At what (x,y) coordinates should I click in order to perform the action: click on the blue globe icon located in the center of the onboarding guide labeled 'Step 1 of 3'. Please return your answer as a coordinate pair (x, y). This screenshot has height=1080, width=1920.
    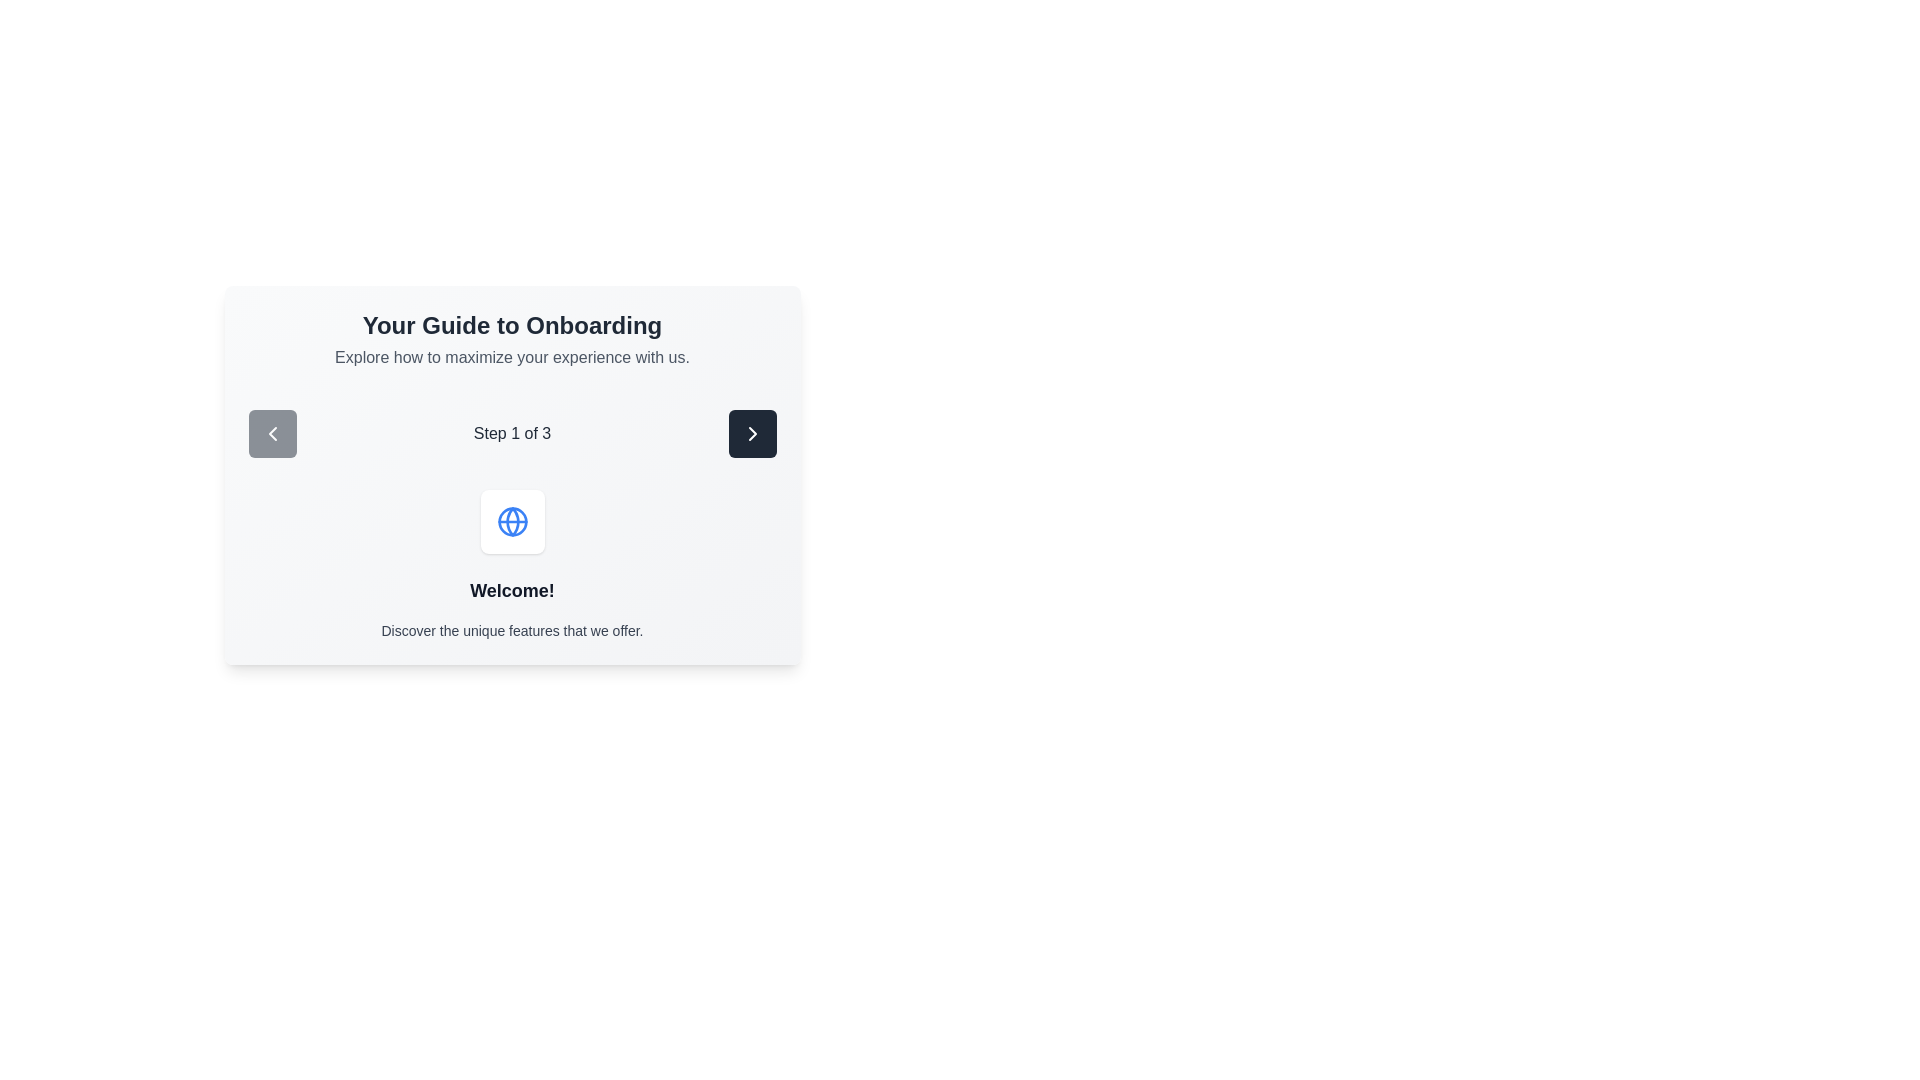
    Looking at the image, I should click on (512, 520).